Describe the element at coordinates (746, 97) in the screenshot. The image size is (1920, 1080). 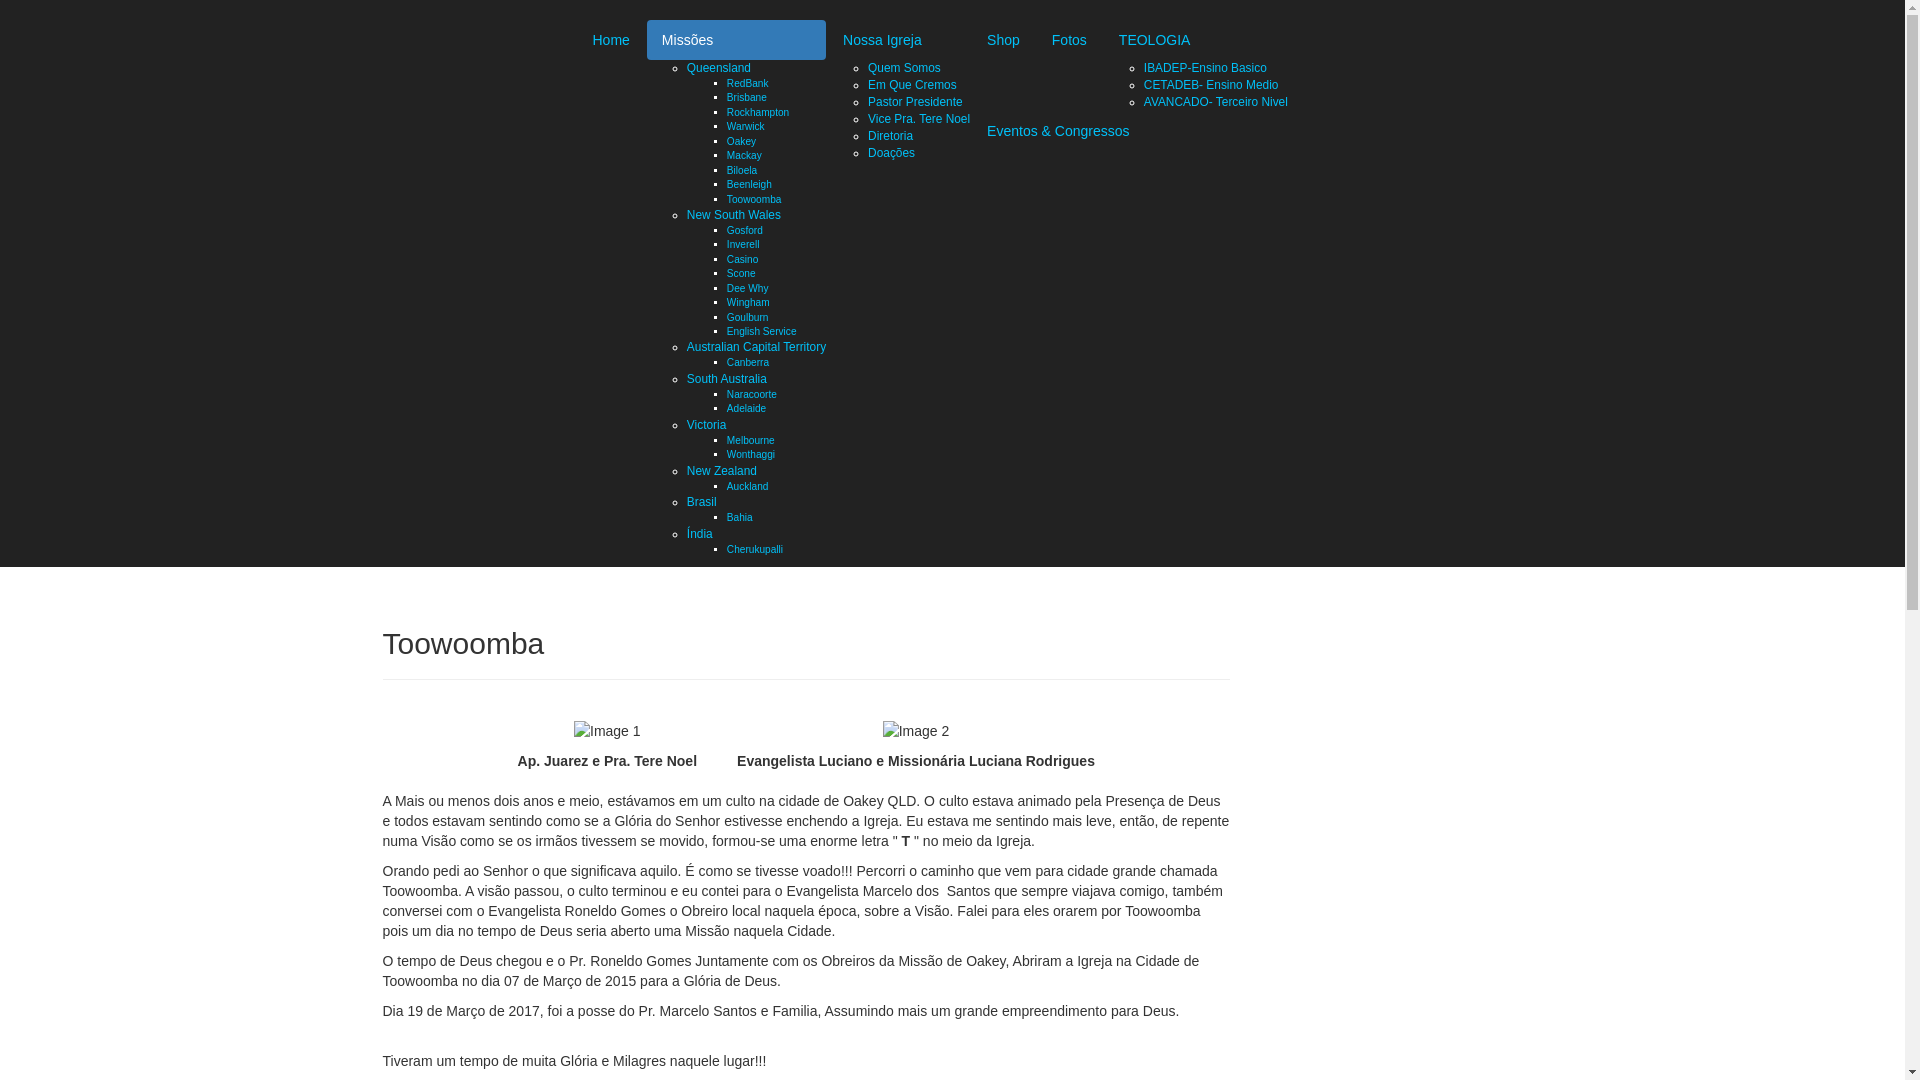
I see `'Brisbane'` at that location.